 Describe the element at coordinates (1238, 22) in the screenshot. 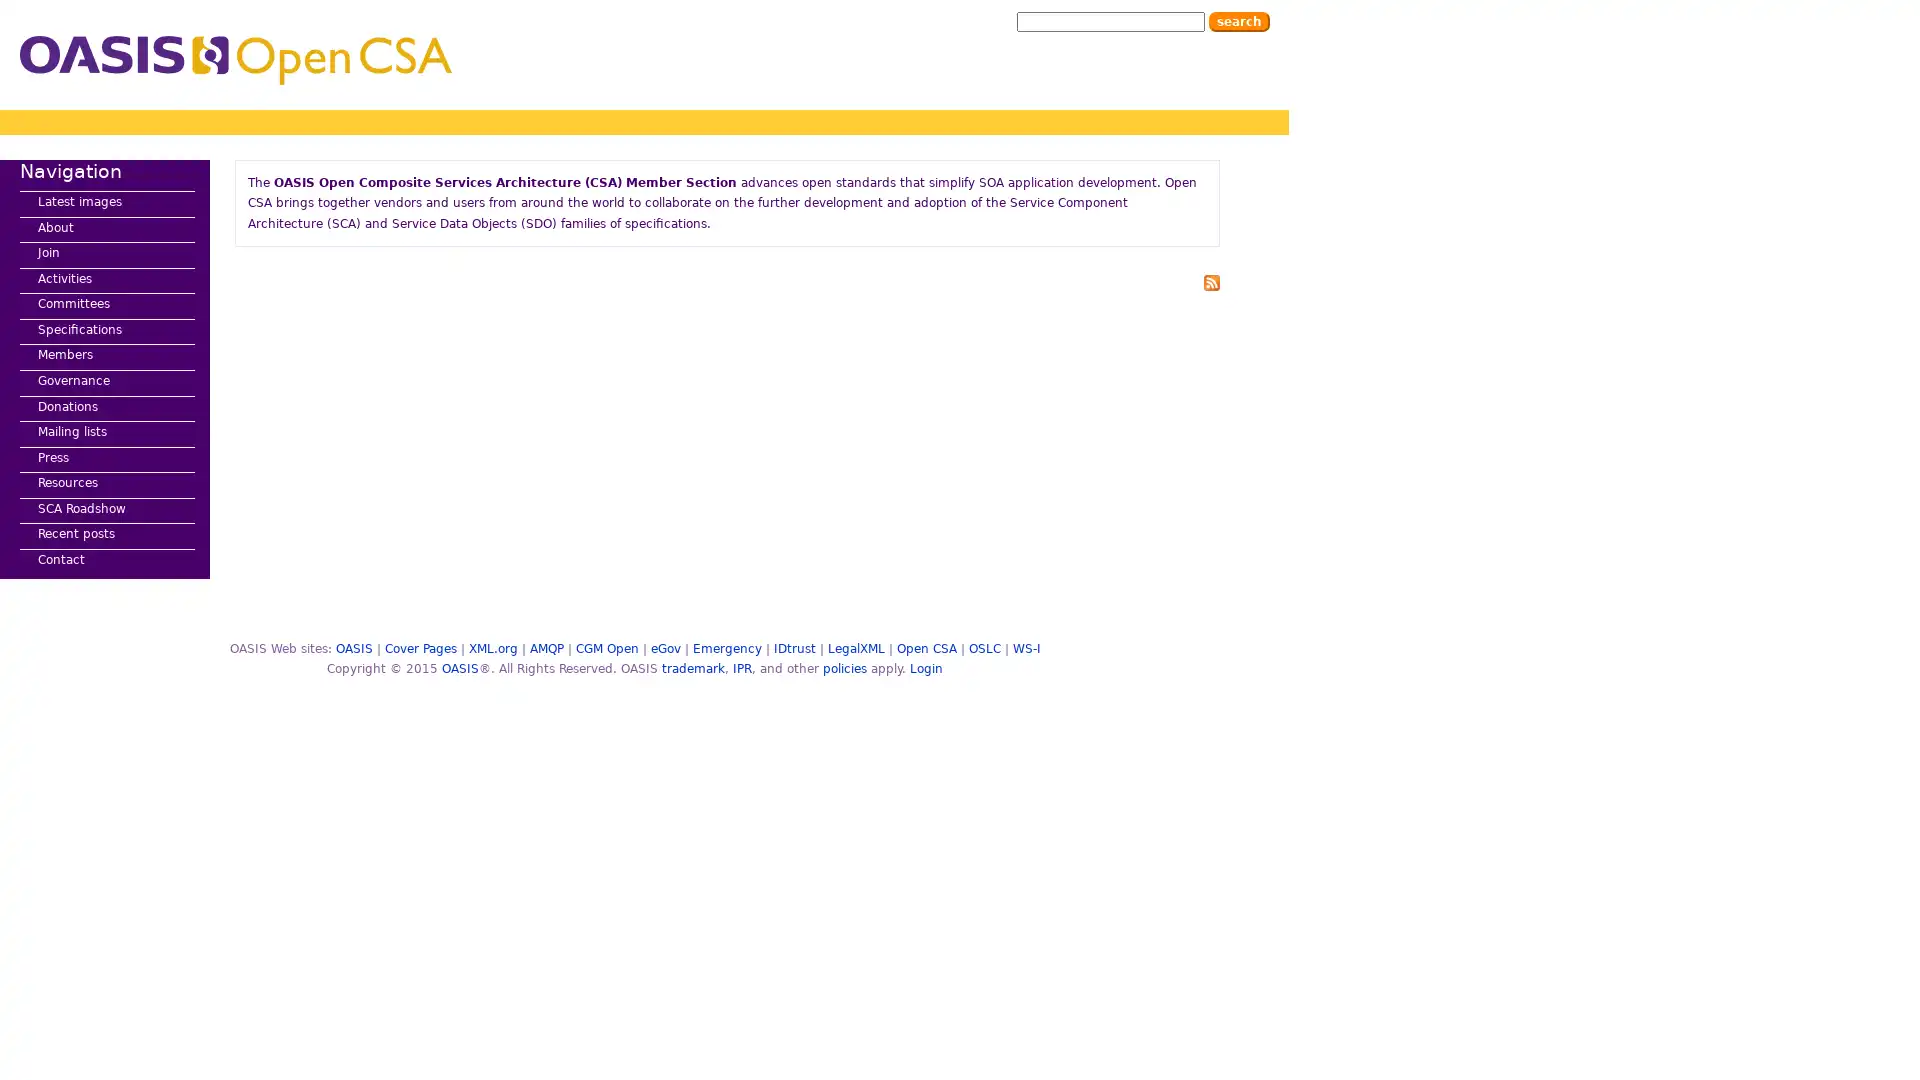

I see `Search` at that location.